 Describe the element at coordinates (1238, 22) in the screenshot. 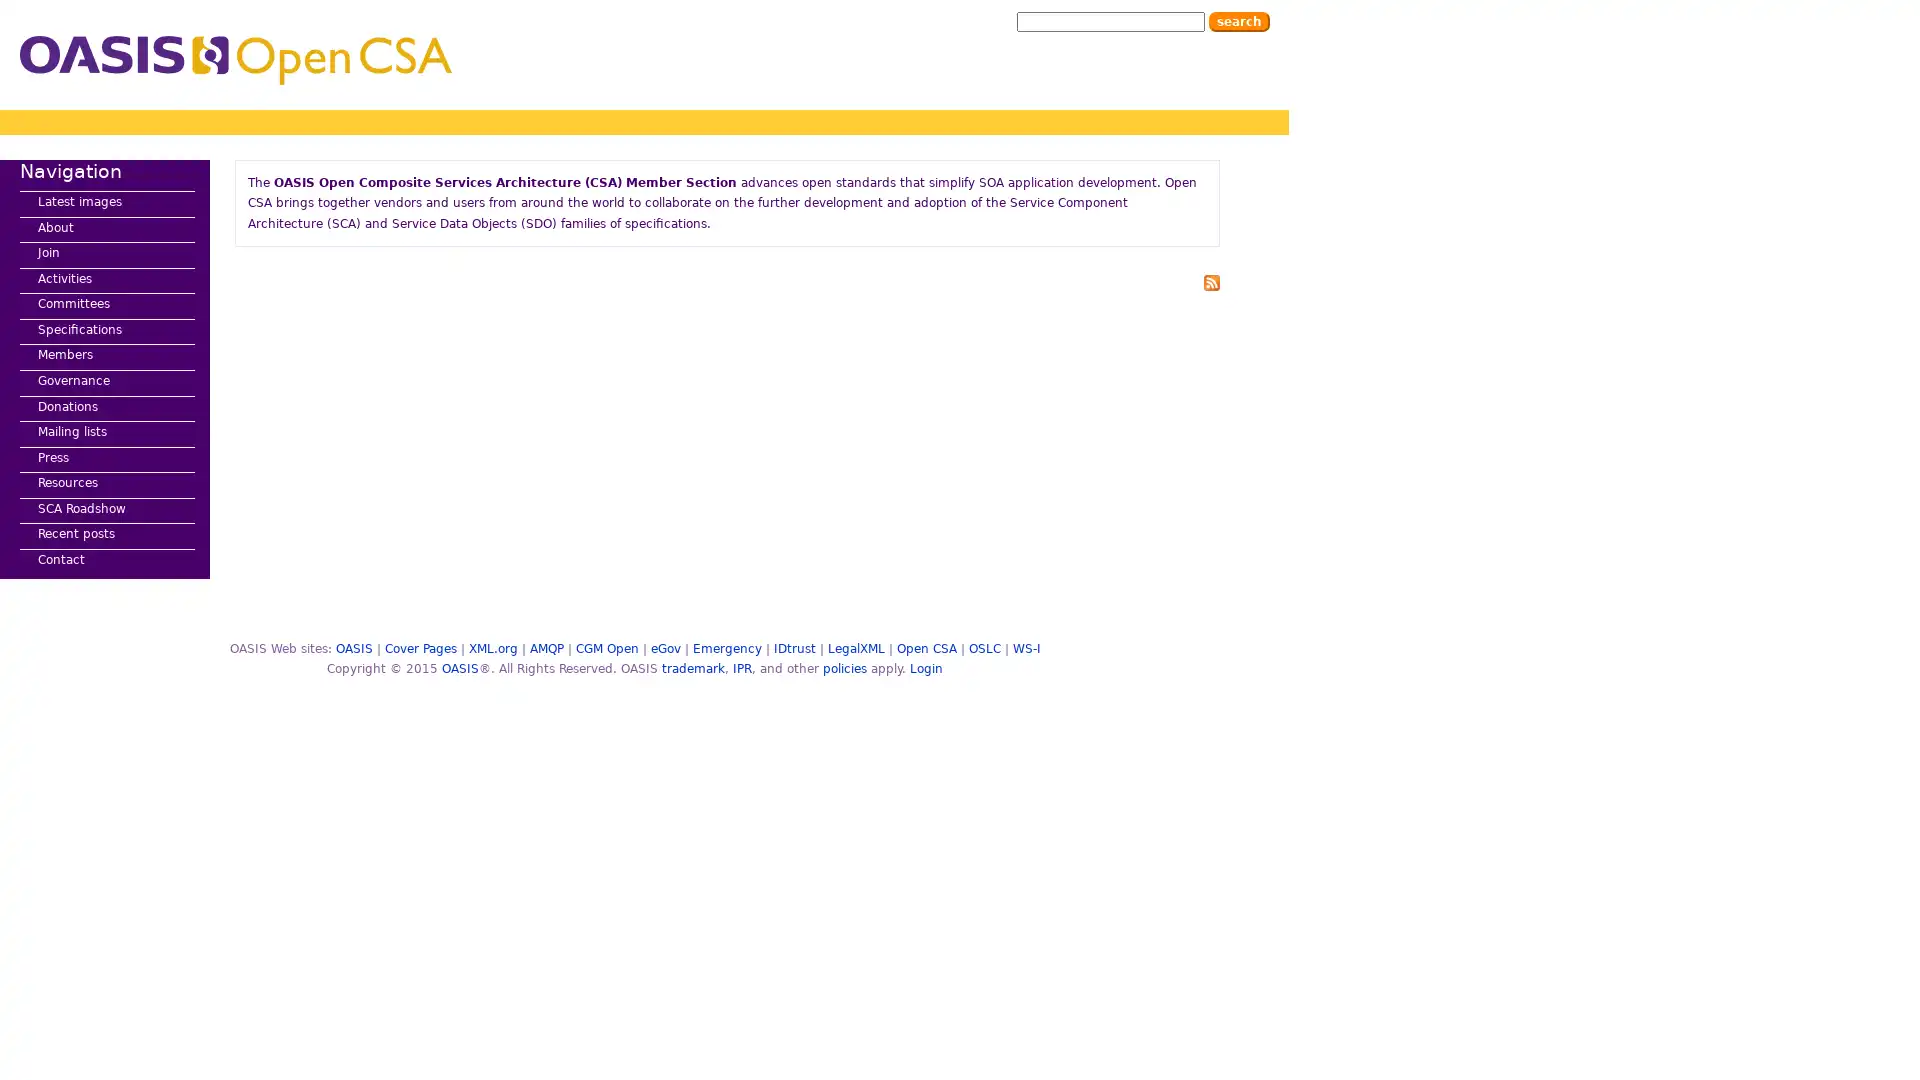

I see `Search` at that location.